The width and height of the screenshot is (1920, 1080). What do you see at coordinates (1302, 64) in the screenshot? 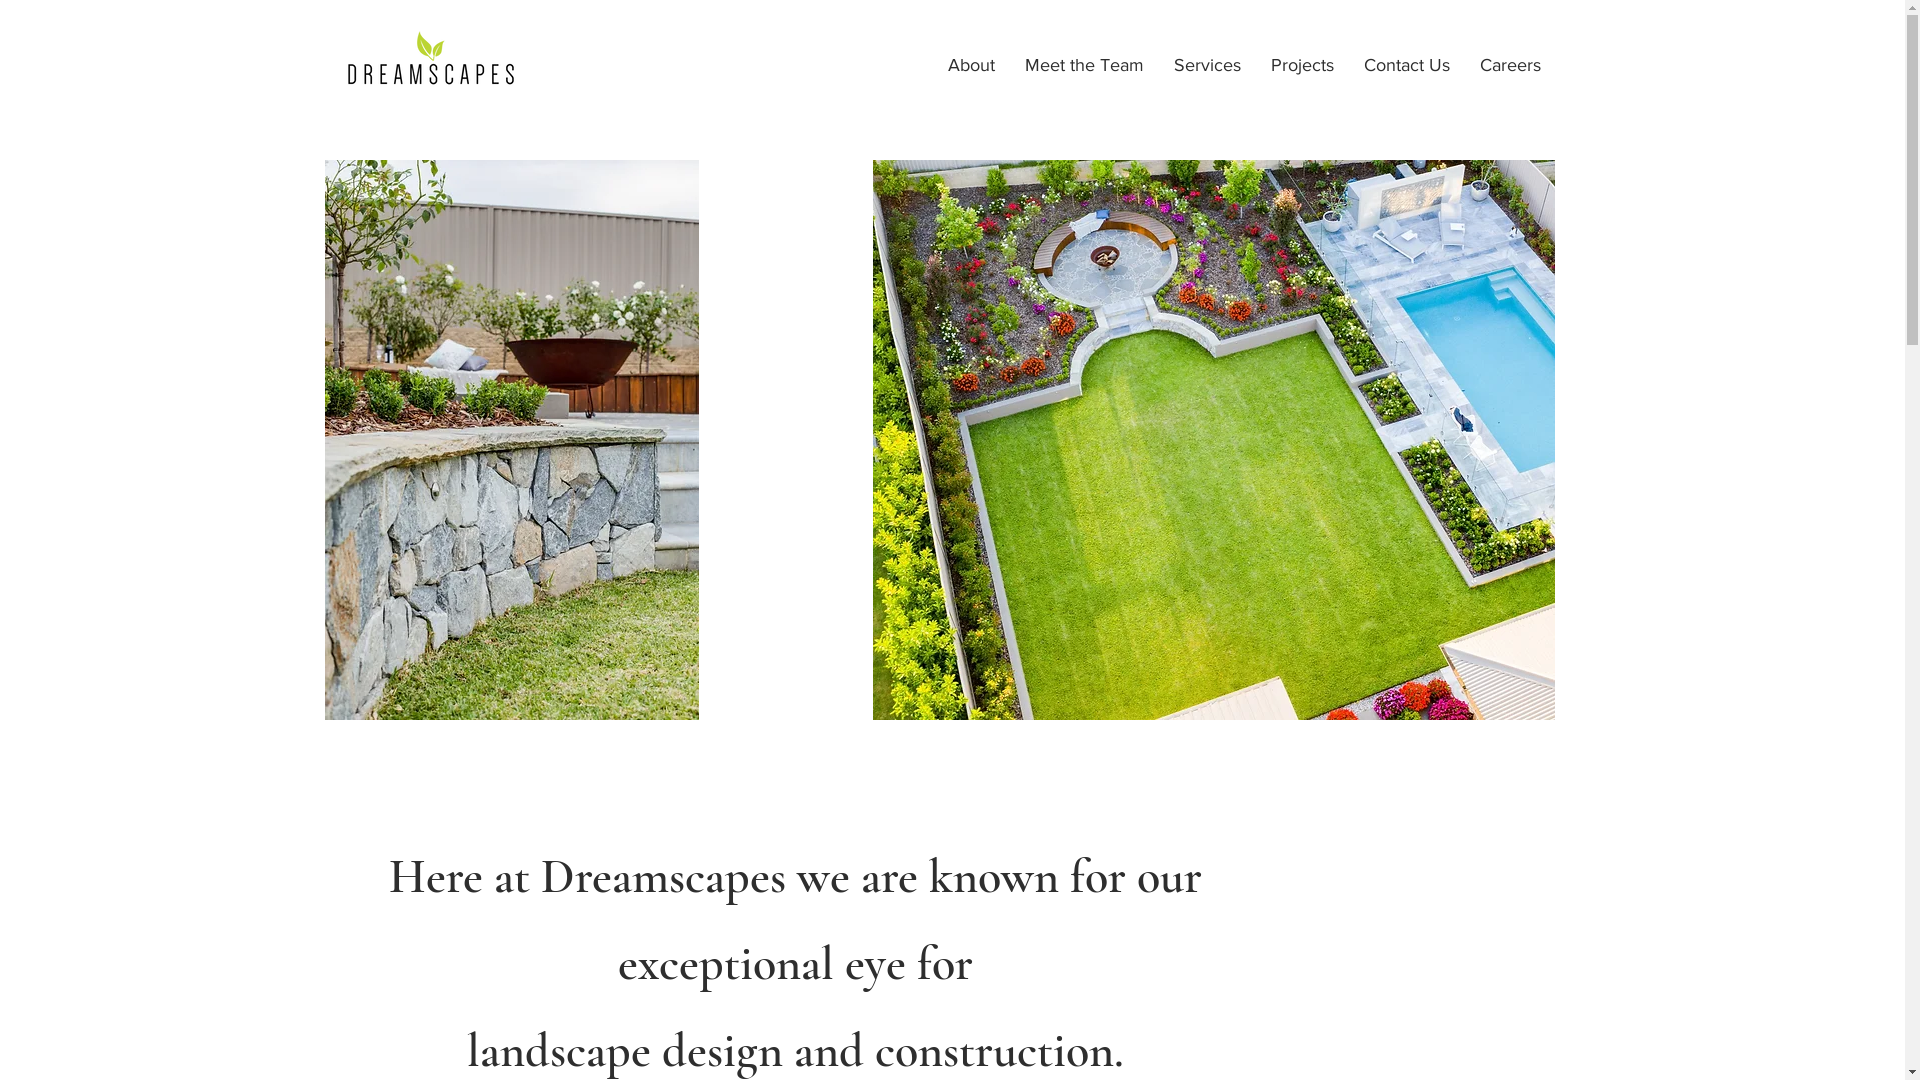
I see `'Projects'` at bounding box center [1302, 64].